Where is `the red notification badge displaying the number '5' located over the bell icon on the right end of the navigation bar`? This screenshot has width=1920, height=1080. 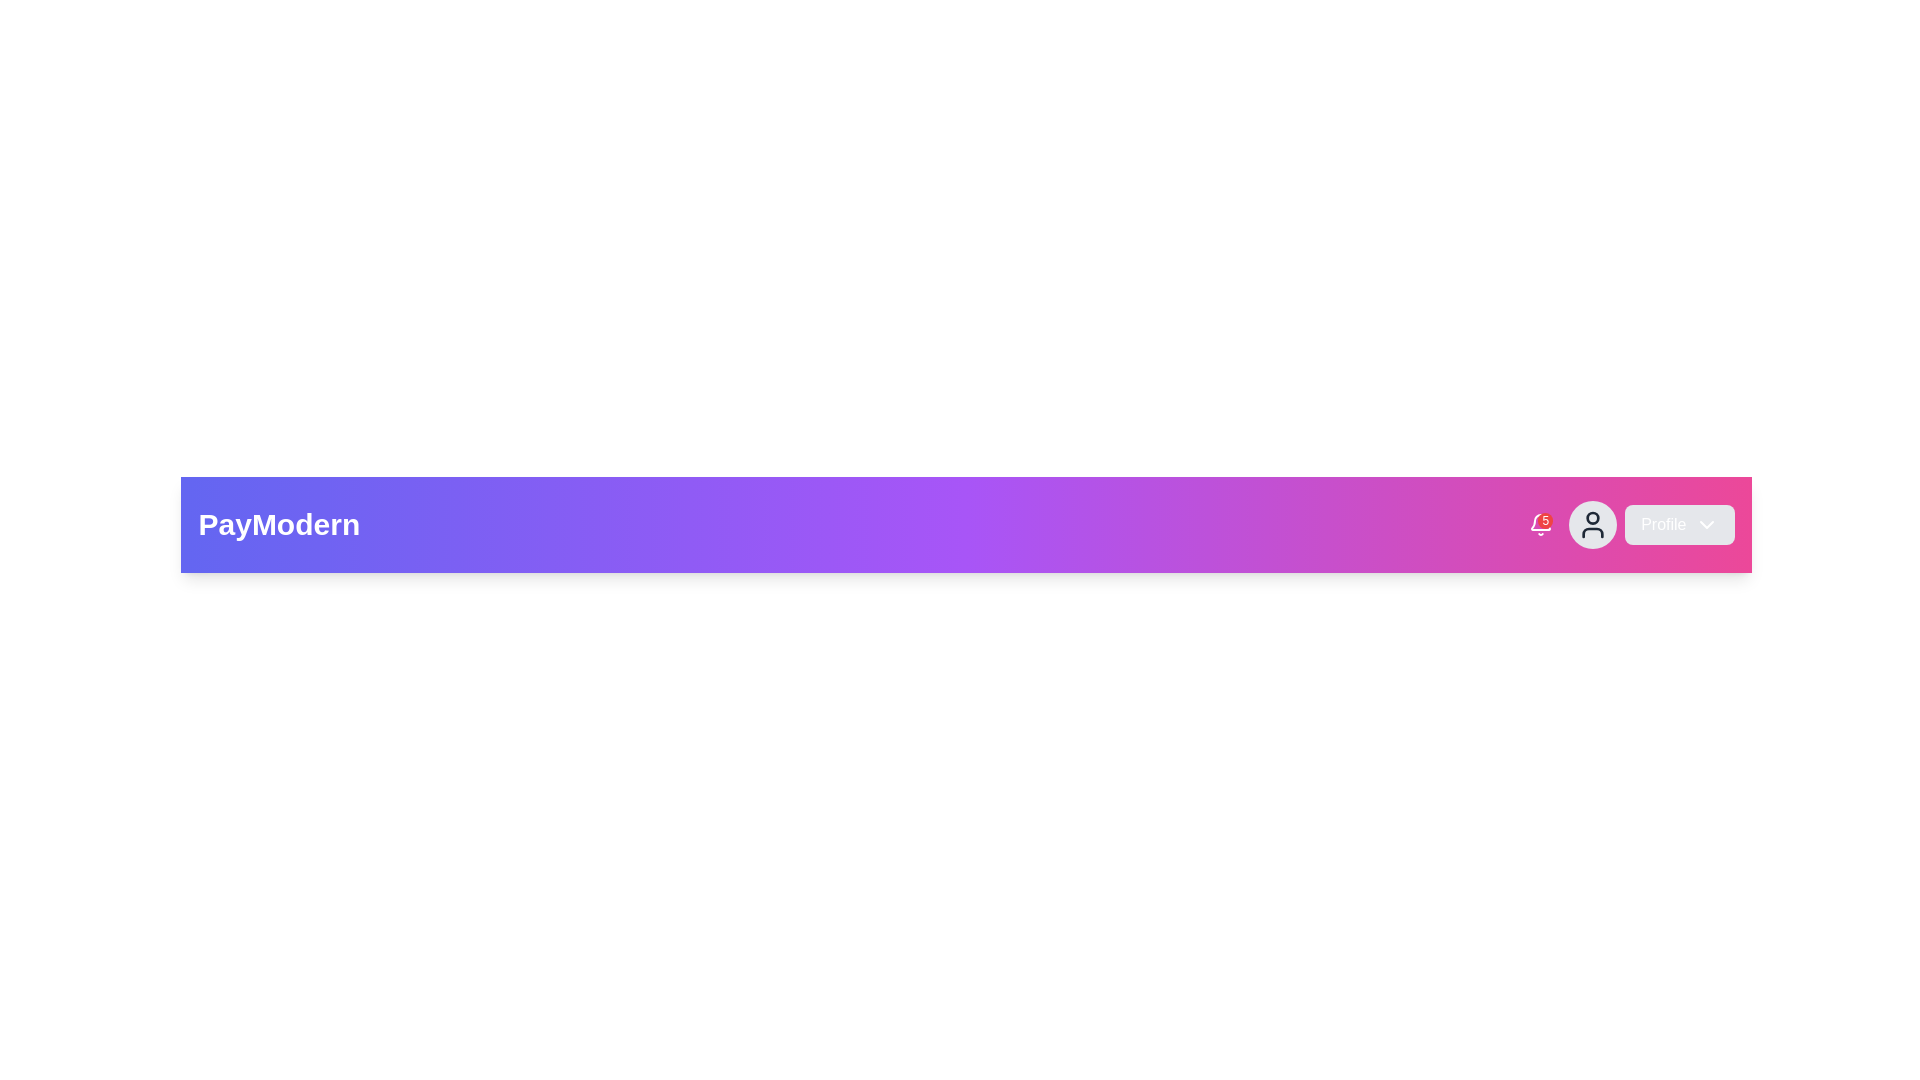
the red notification badge displaying the number '5' located over the bell icon on the right end of the navigation bar is located at coordinates (1540, 523).